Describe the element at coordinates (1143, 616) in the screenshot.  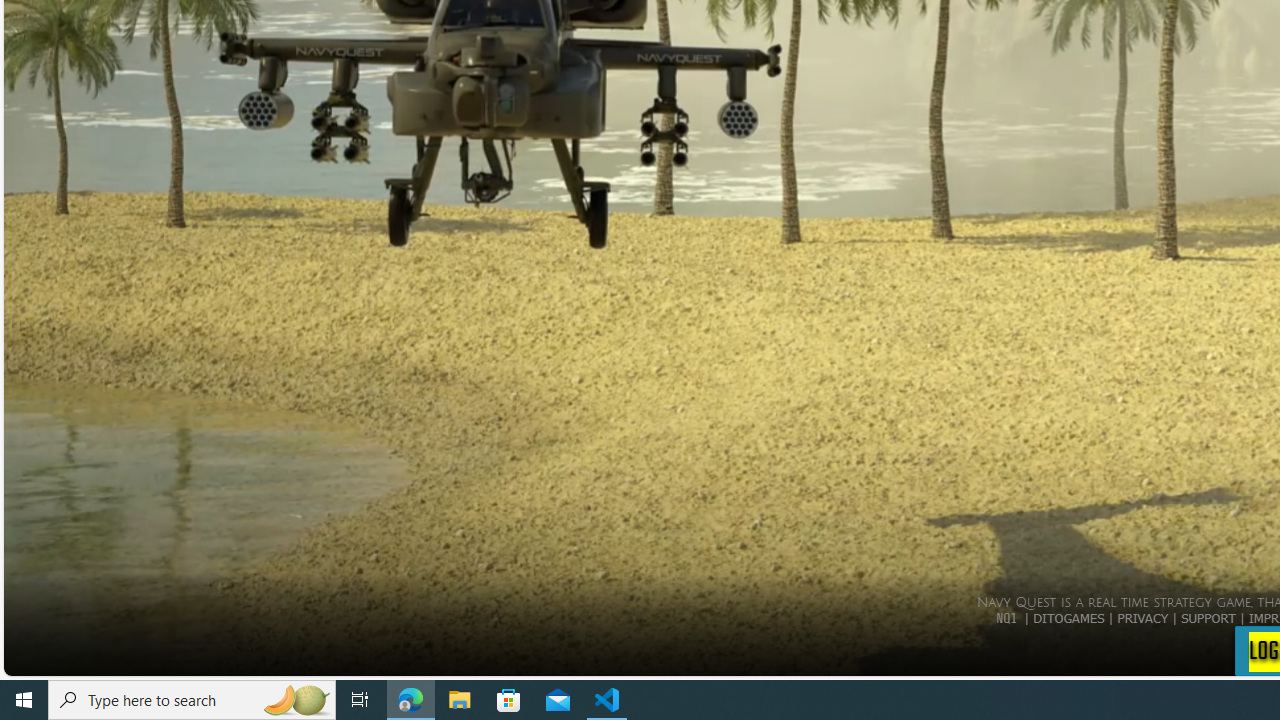
I see `'PRIVACY'` at that location.